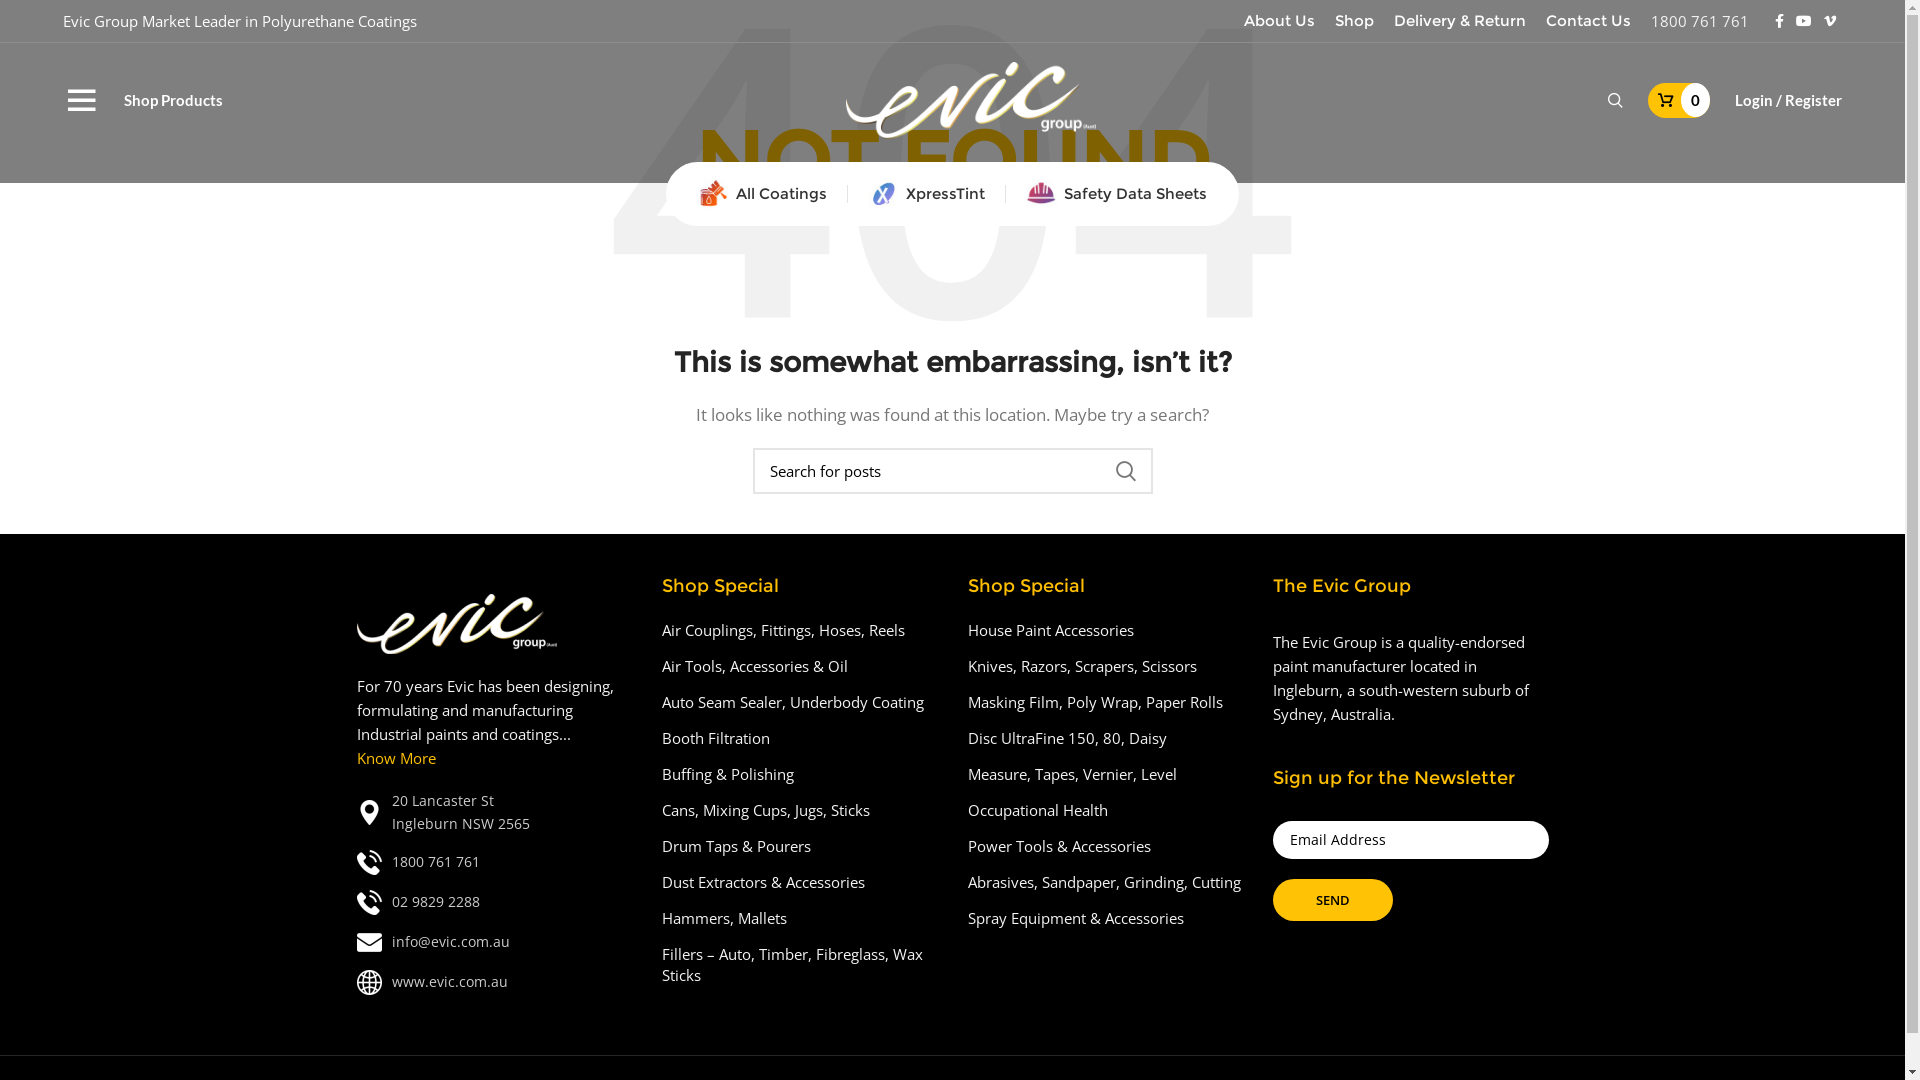 The image size is (1920, 1080). What do you see at coordinates (1723, 100) in the screenshot?
I see `'Login / Register'` at bounding box center [1723, 100].